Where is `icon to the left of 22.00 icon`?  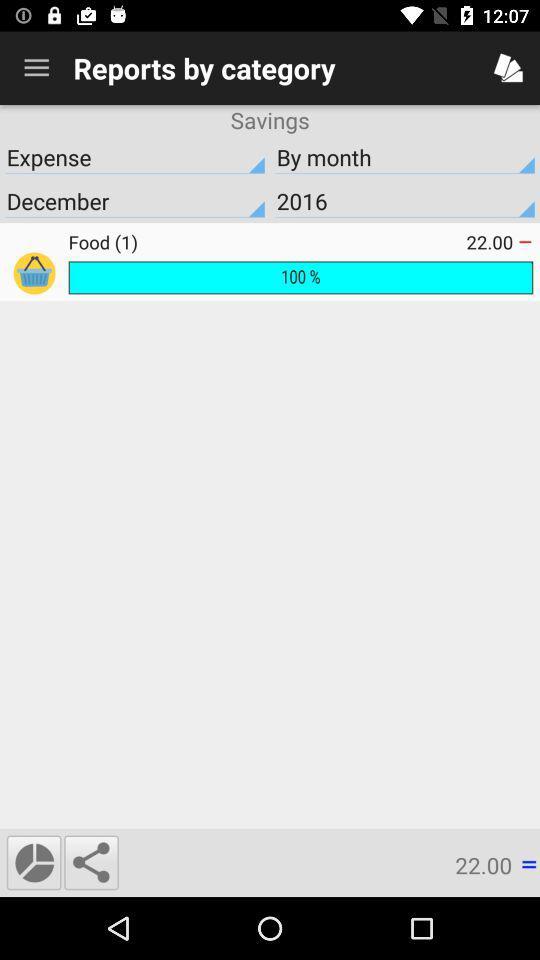 icon to the left of 22.00 icon is located at coordinates (267, 241).